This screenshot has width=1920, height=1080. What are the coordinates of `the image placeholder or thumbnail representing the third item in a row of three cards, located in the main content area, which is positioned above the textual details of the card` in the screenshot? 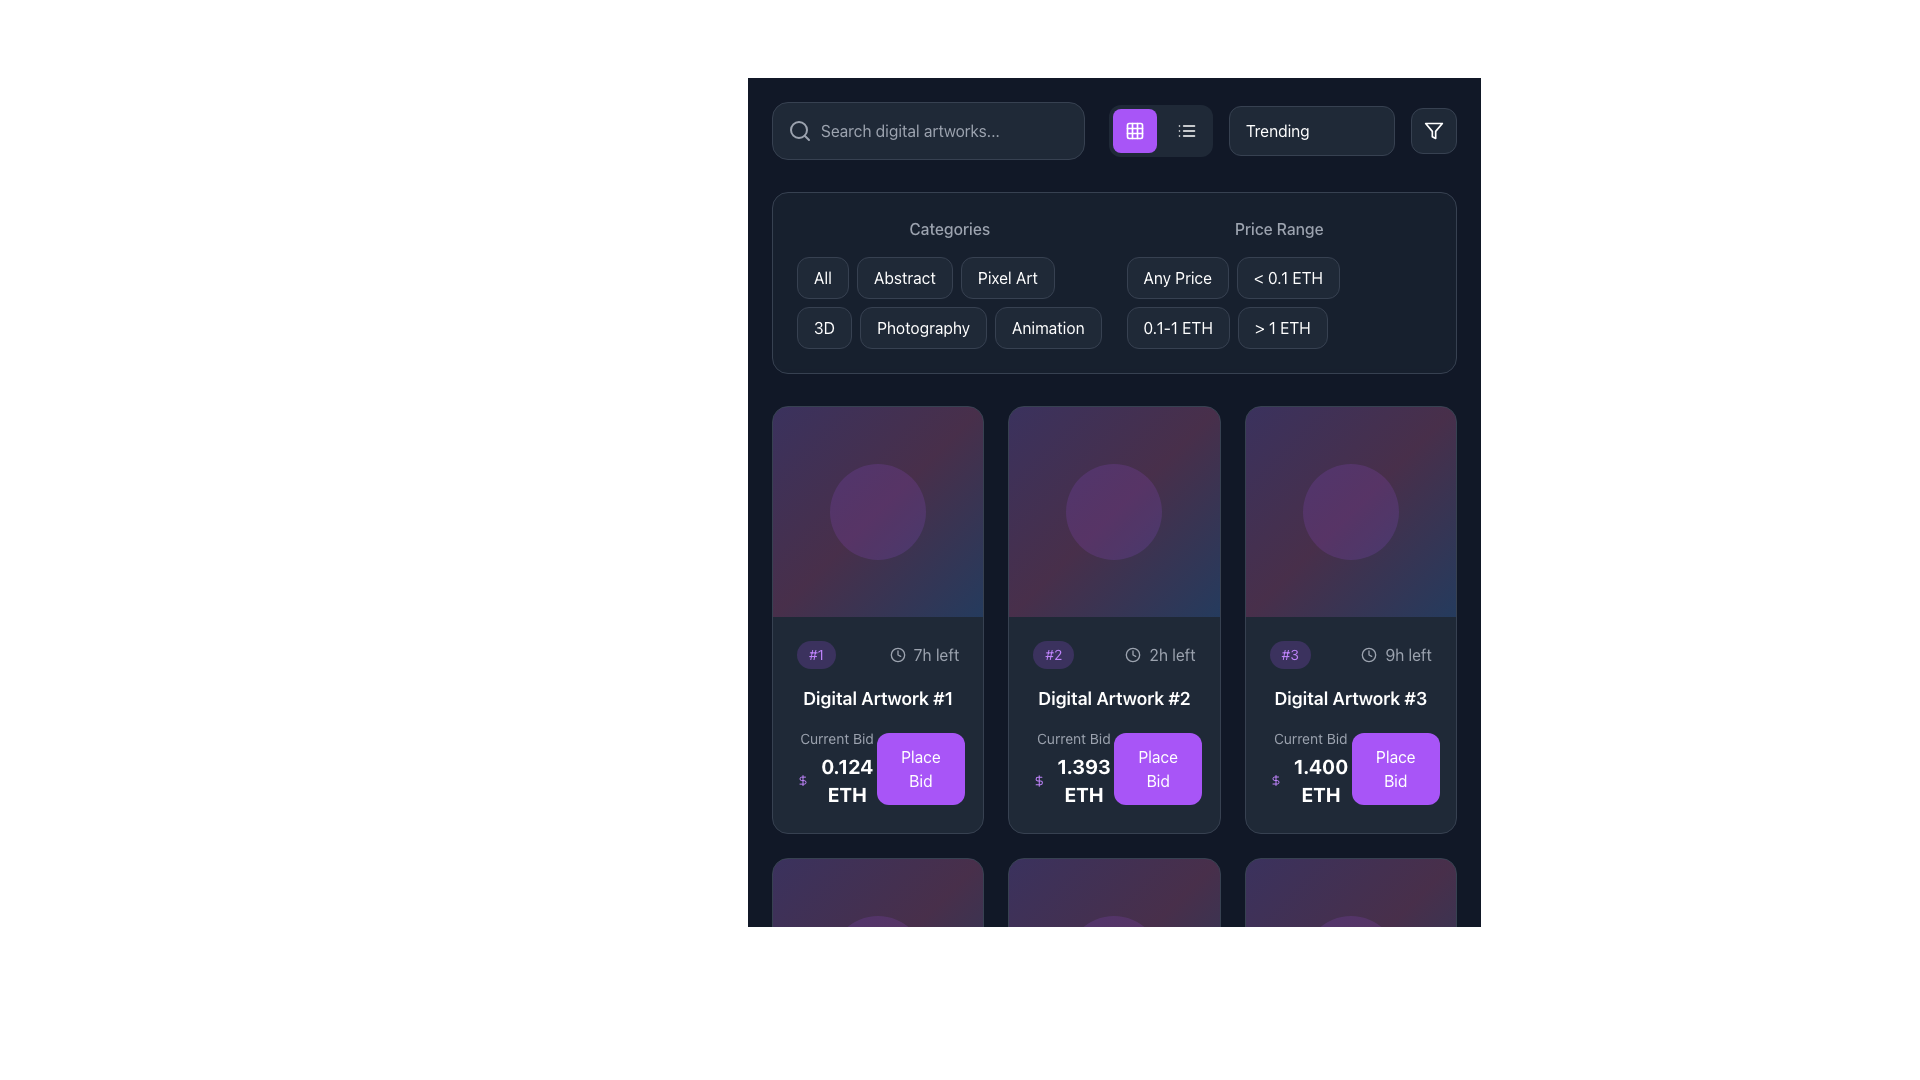 It's located at (1350, 511).